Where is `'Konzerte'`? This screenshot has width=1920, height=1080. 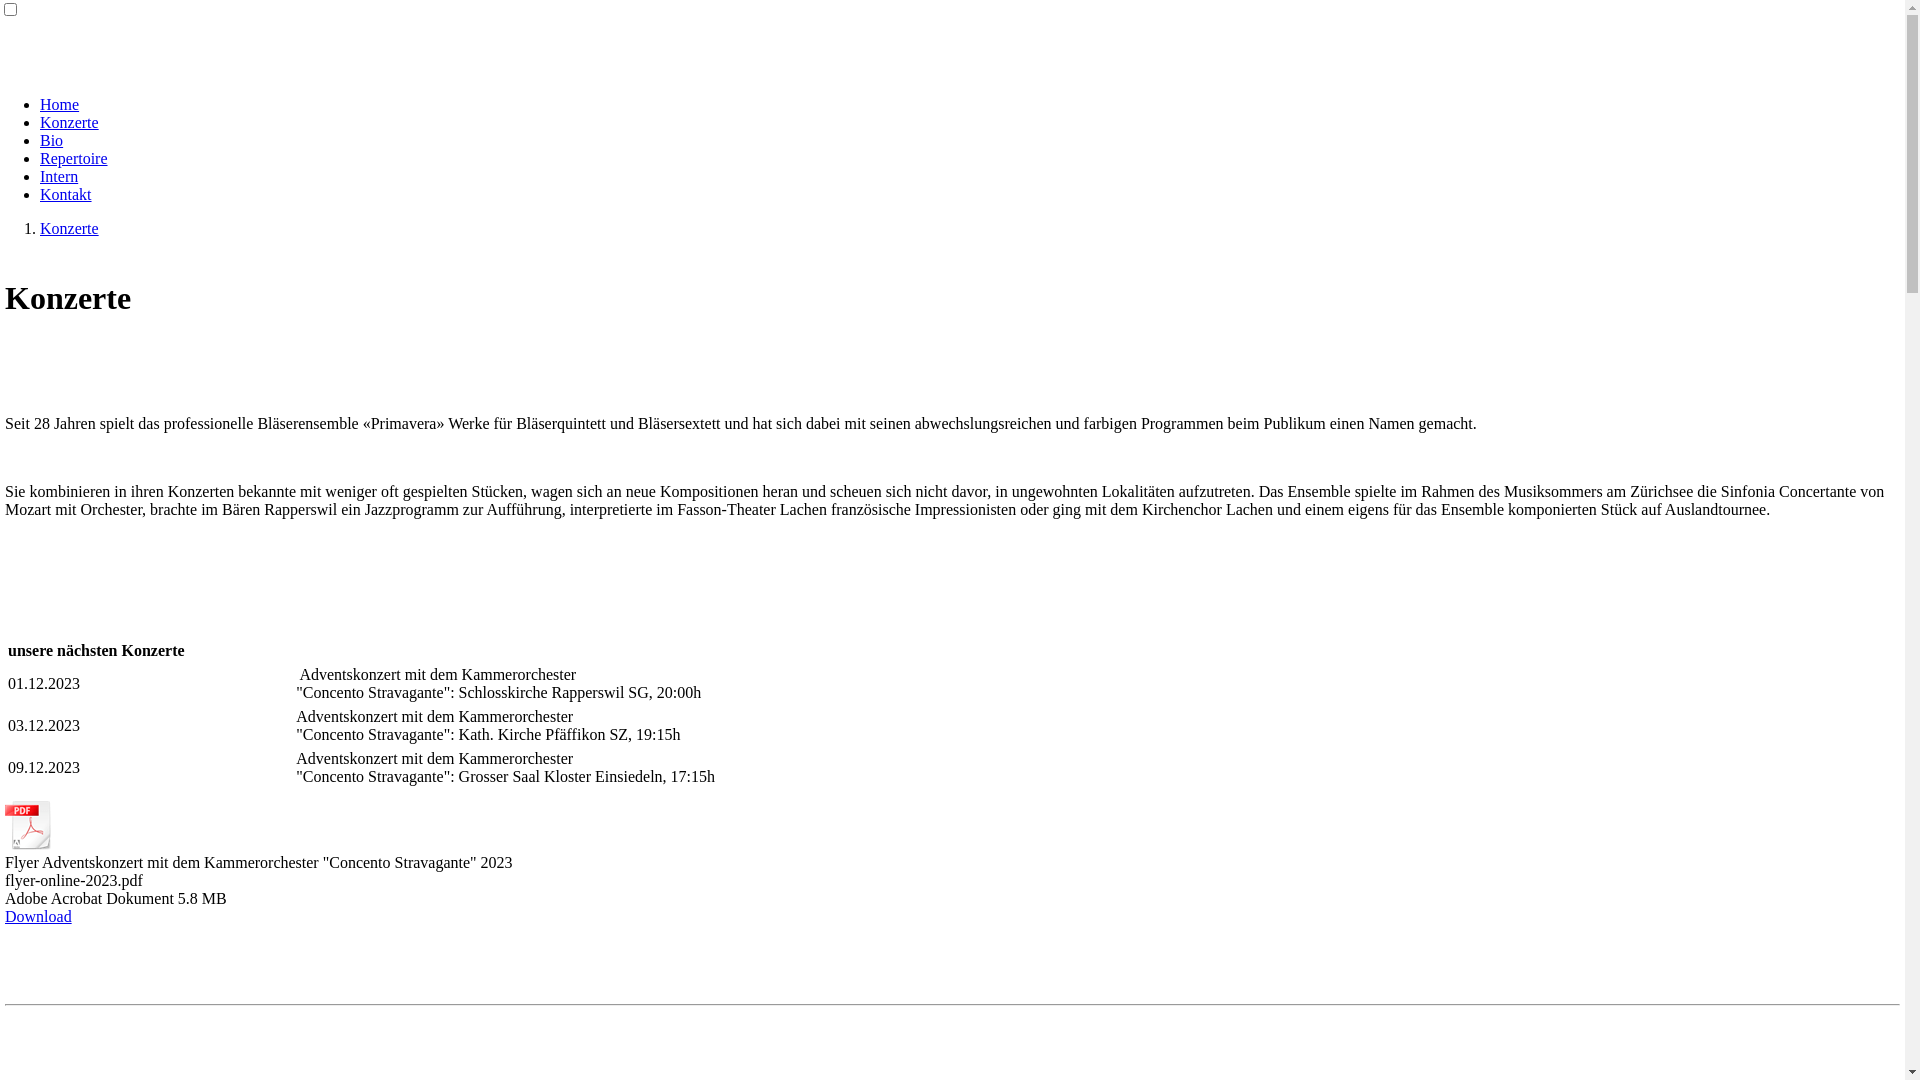 'Konzerte' is located at coordinates (69, 122).